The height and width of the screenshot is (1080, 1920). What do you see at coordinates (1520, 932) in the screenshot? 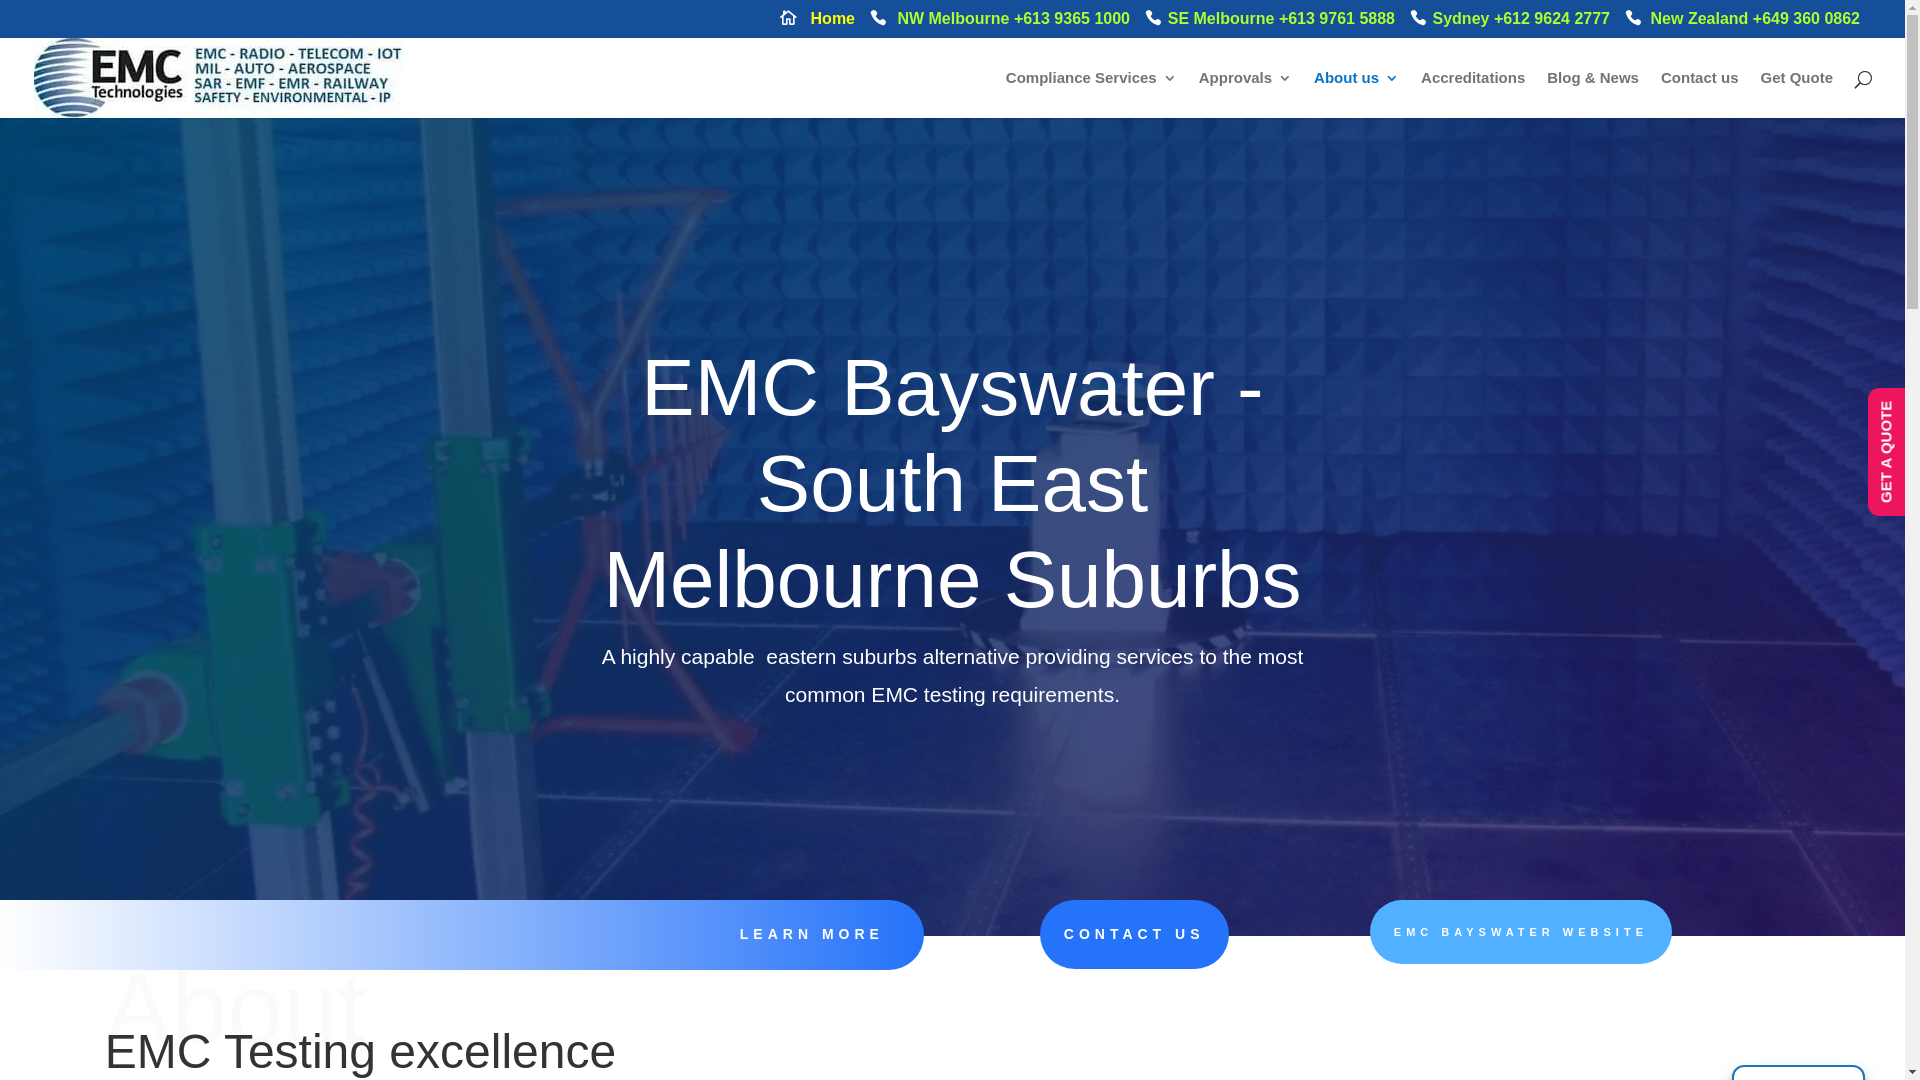
I see `'EMC BAYSWATER WEBSITE'` at bounding box center [1520, 932].